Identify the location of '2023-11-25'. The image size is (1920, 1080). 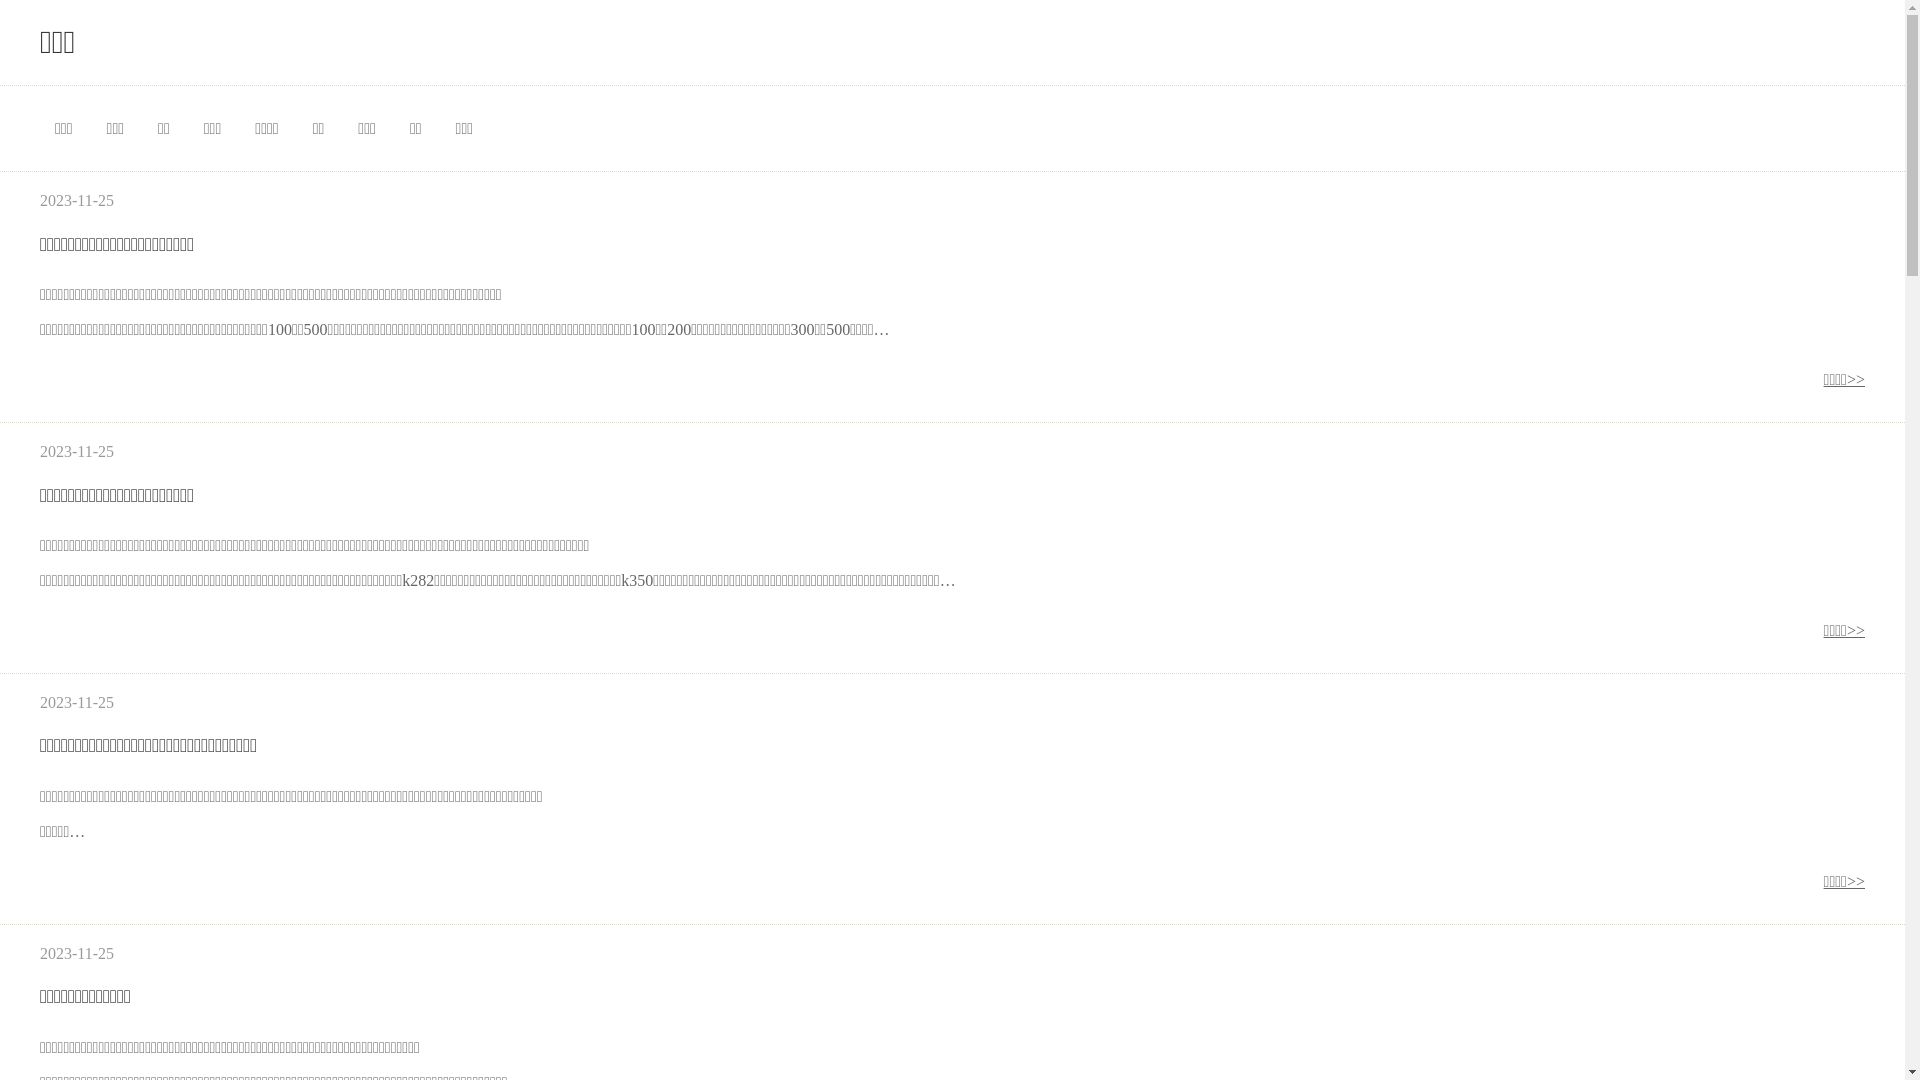
(76, 952).